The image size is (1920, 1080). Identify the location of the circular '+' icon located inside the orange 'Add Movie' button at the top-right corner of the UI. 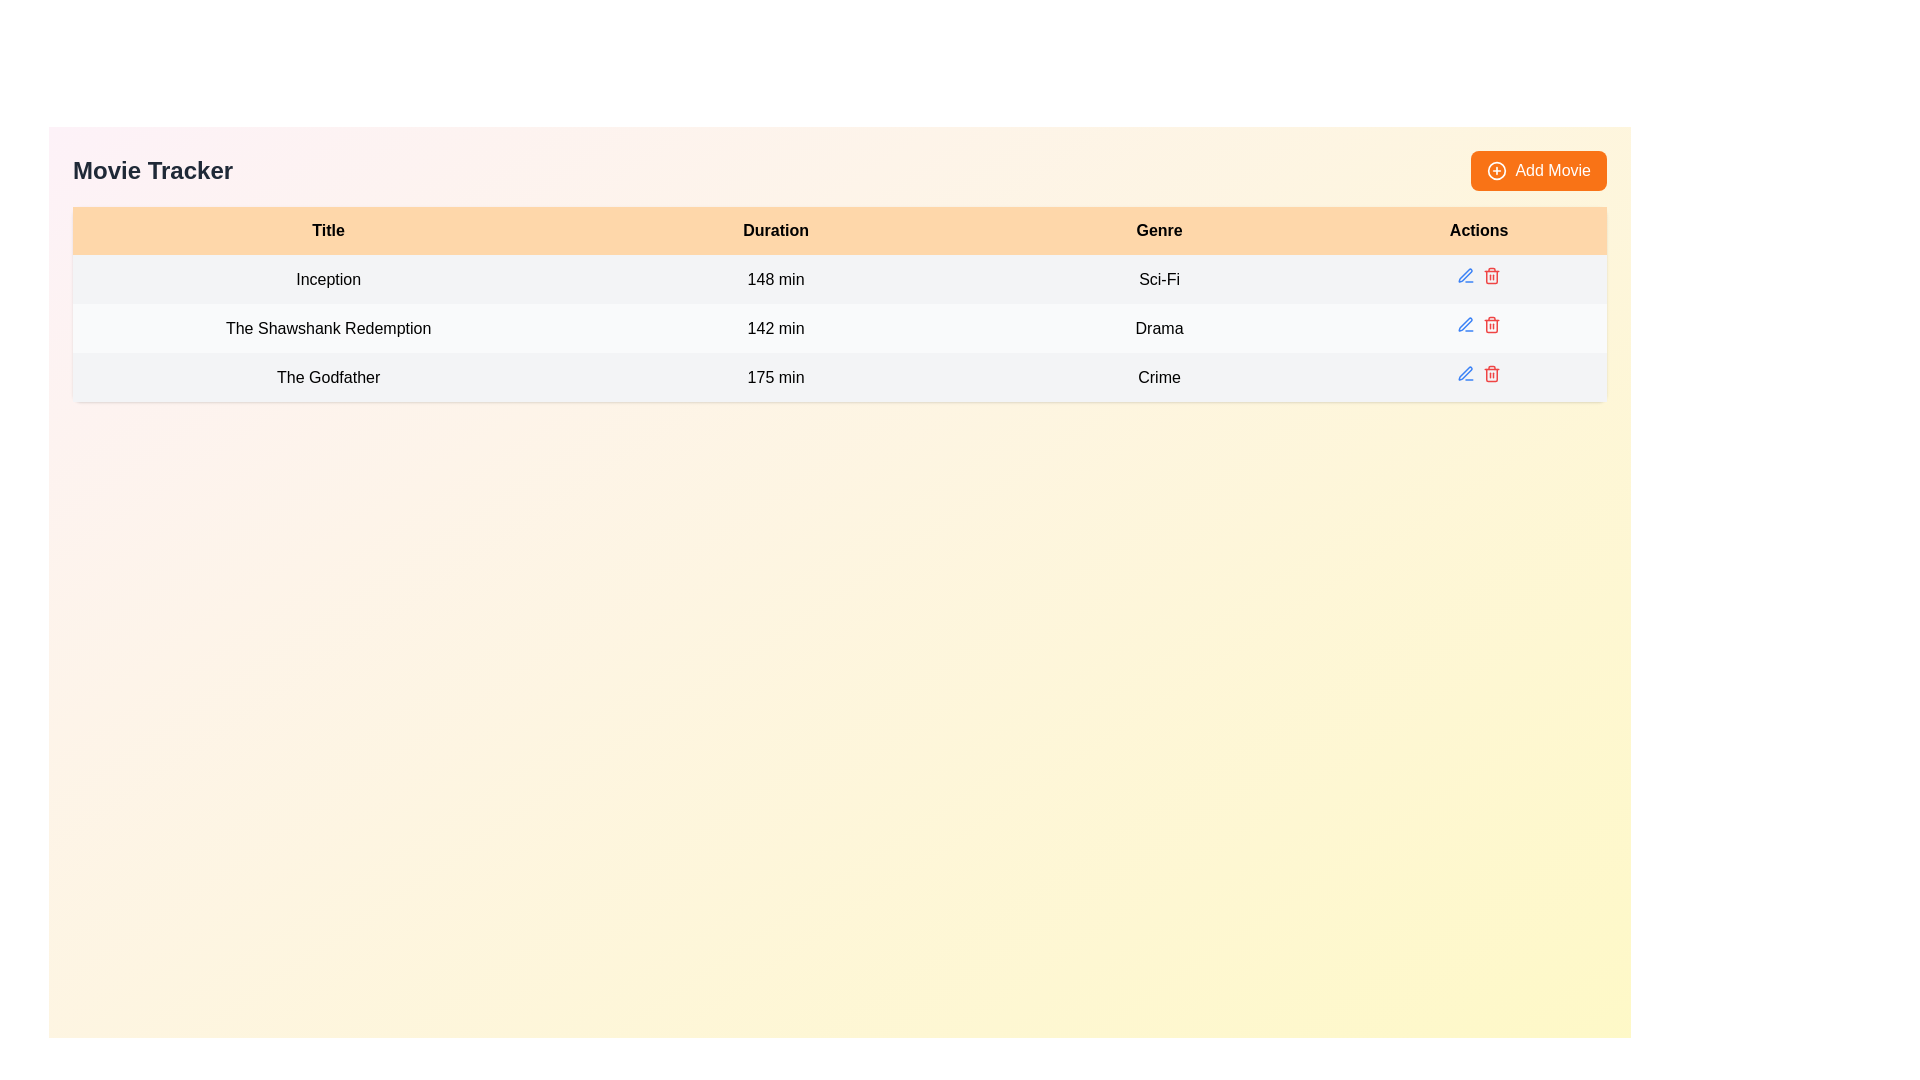
(1497, 169).